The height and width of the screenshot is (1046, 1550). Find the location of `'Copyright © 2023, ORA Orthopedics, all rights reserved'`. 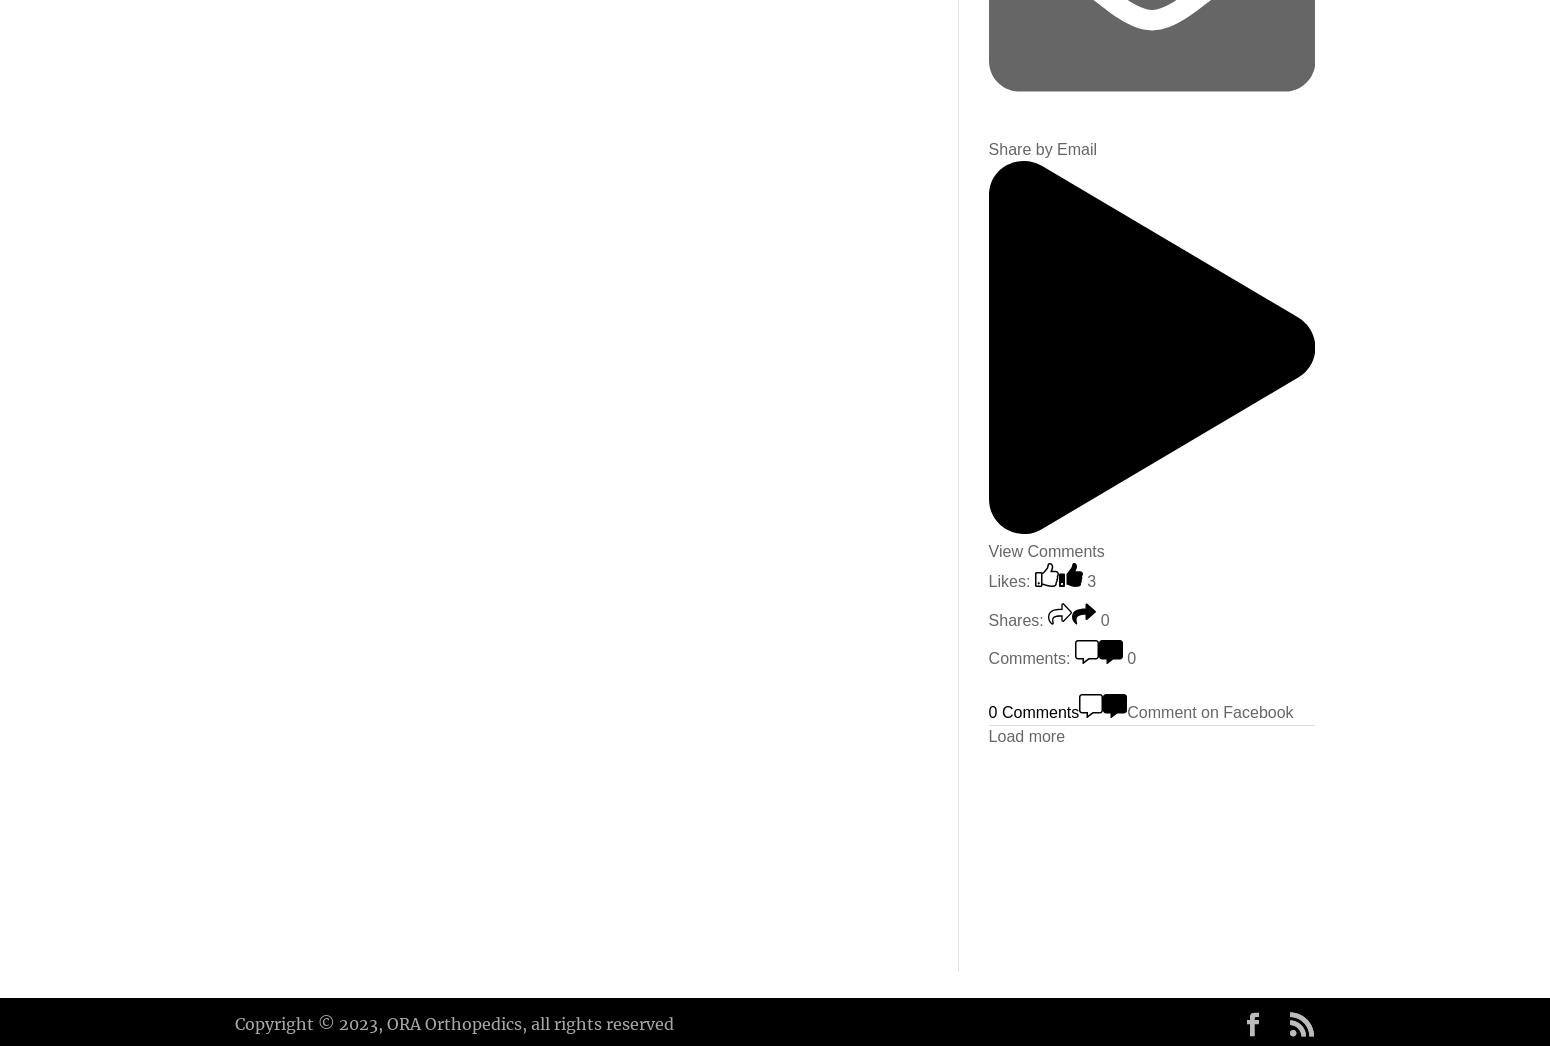

'Copyright © 2023, ORA Orthopedics, all rights reserved' is located at coordinates (454, 1022).